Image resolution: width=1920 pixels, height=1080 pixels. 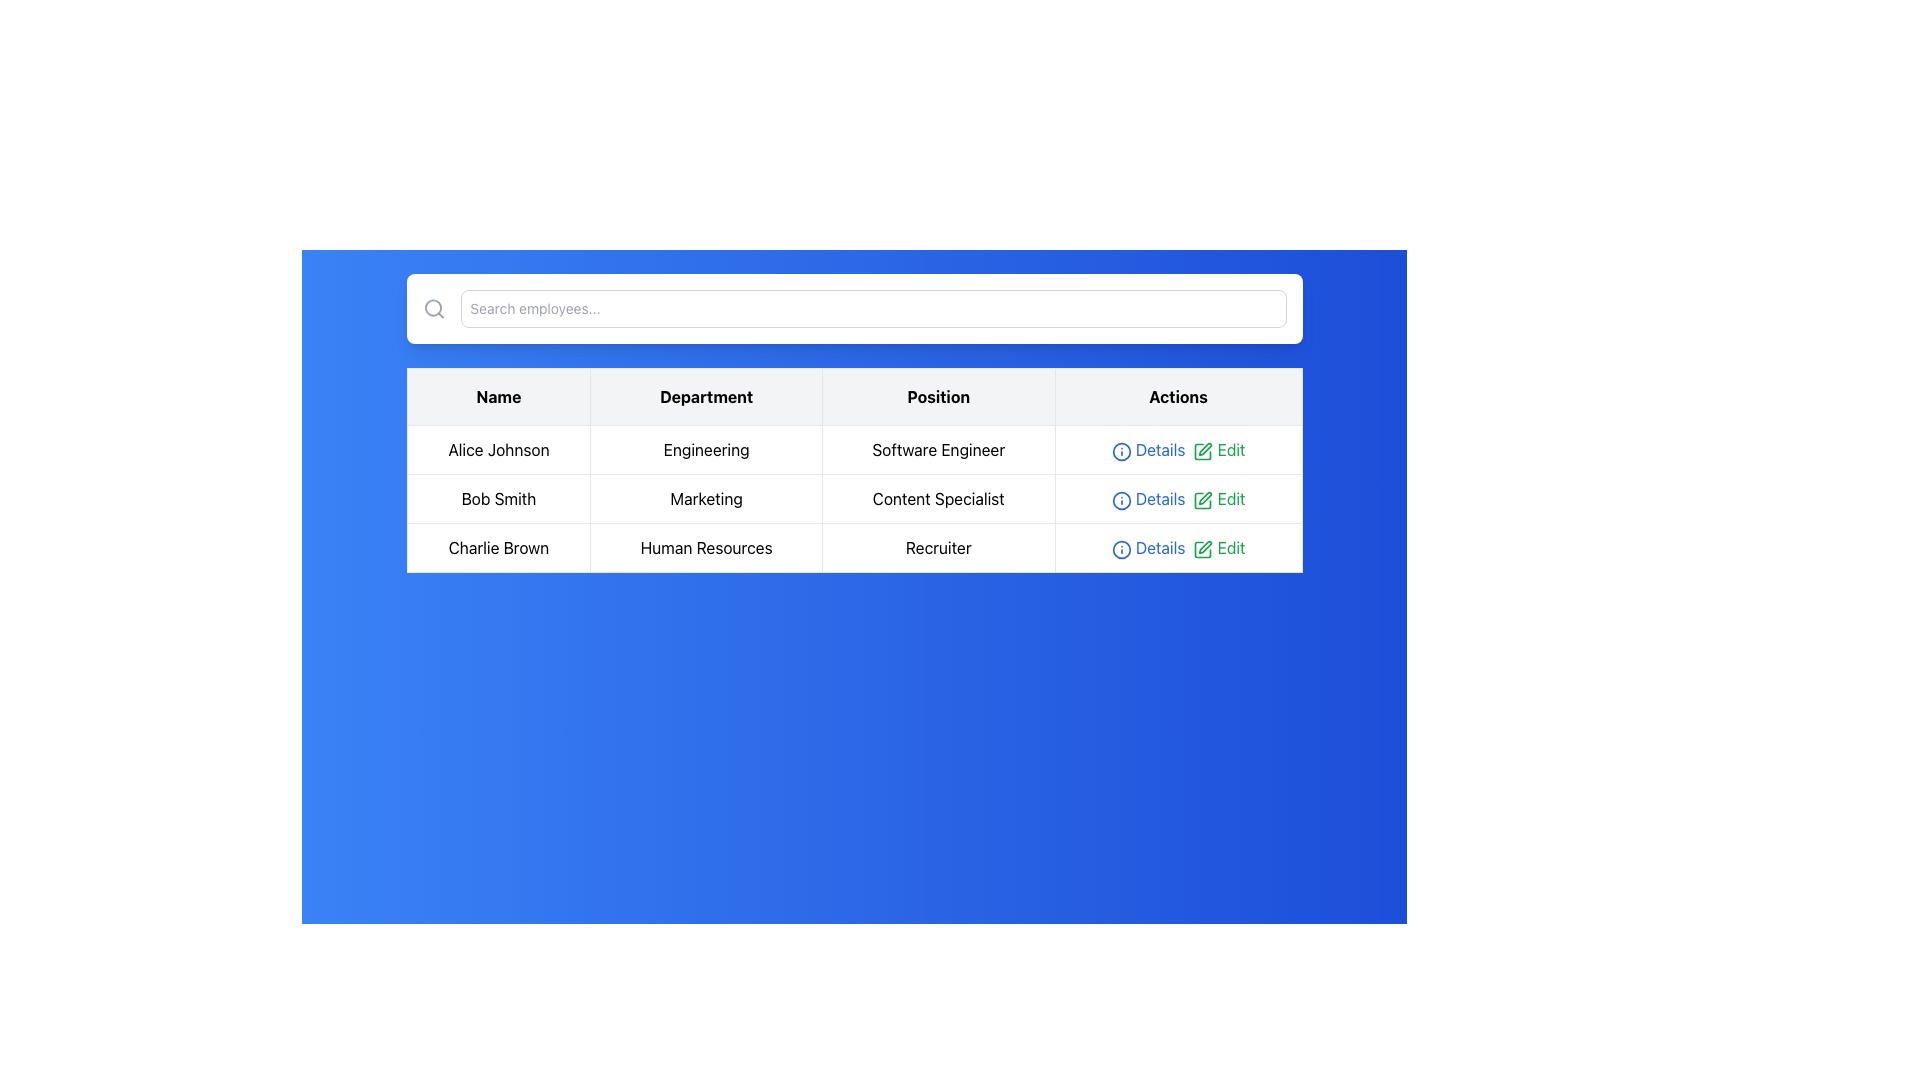 I want to click on the pencil icon button located in the 'Actions' column of the last row in the table, aligning with the 'Recruiter' position, so click(x=1204, y=547).